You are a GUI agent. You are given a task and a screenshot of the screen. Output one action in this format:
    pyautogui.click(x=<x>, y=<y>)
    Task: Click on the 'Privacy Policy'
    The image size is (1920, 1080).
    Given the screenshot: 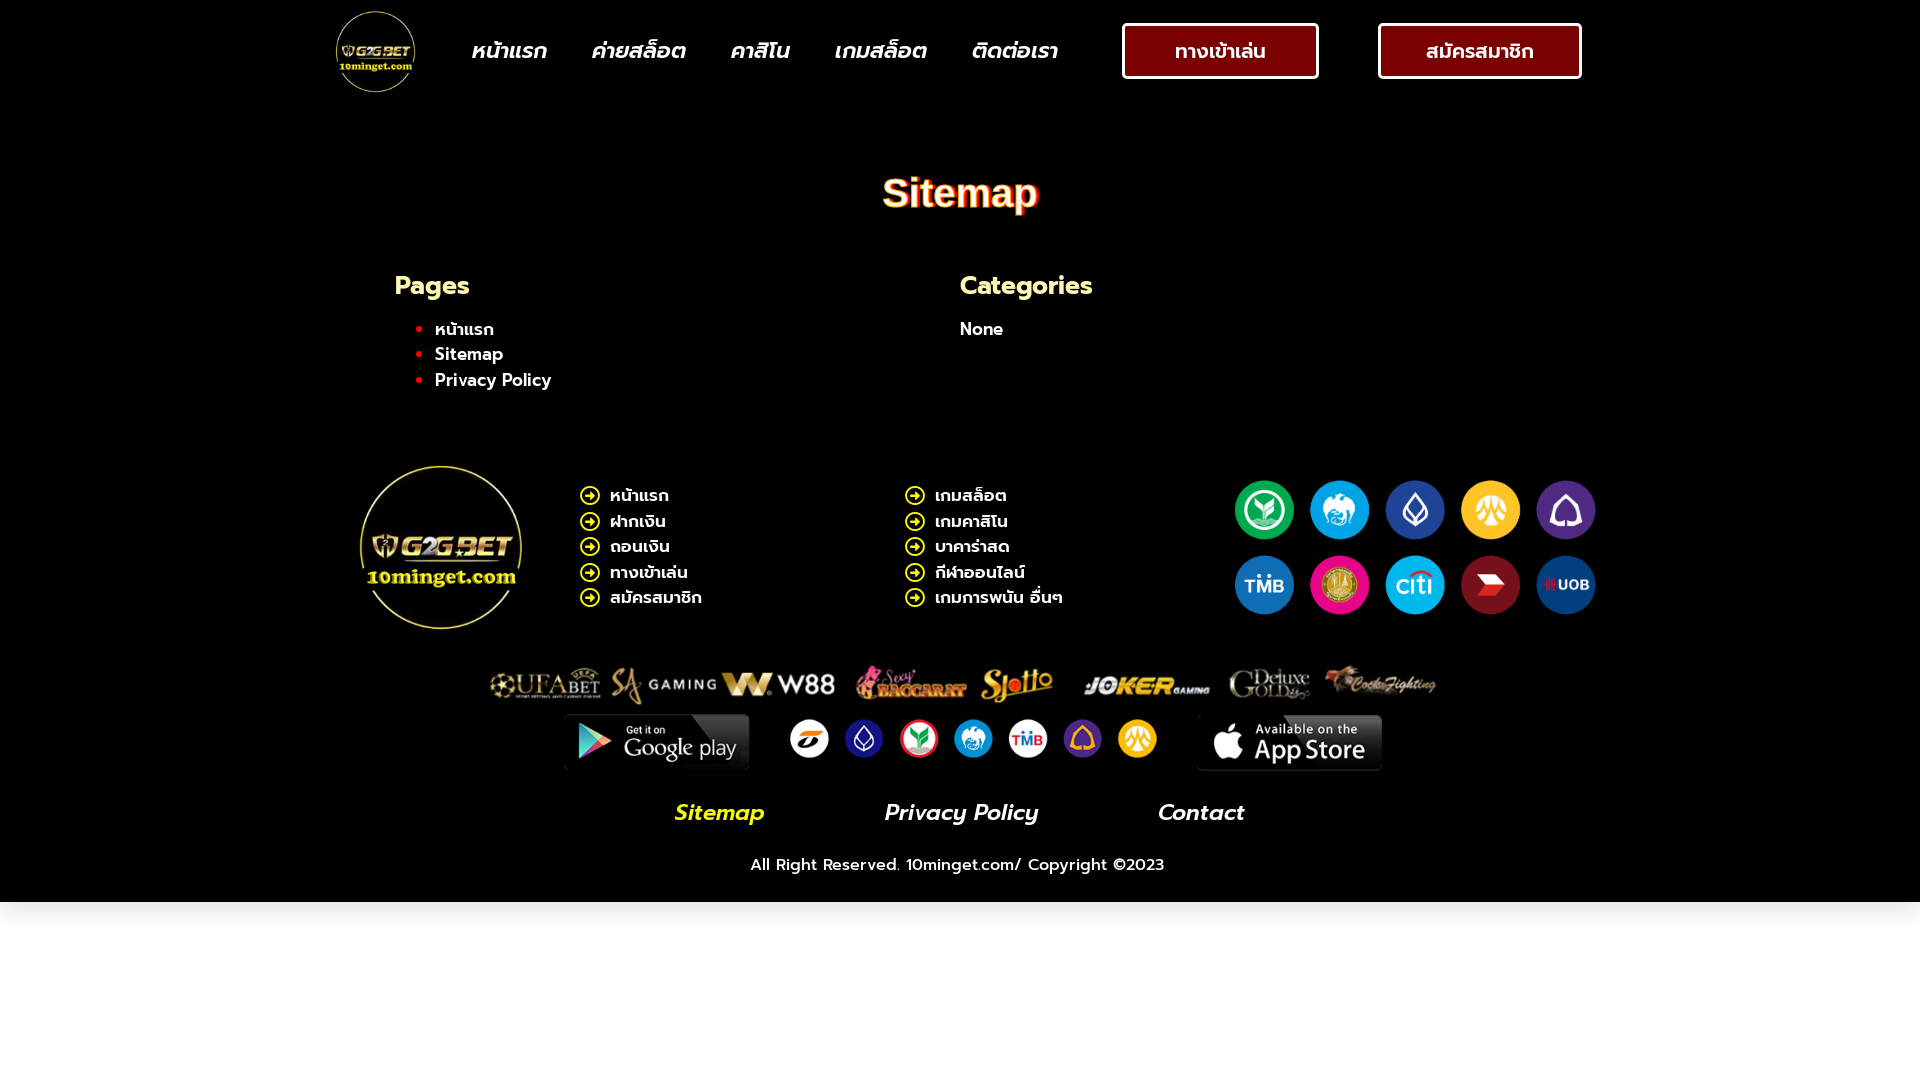 What is the action you would take?
    pyautogui.click(x=961, y=813)
    